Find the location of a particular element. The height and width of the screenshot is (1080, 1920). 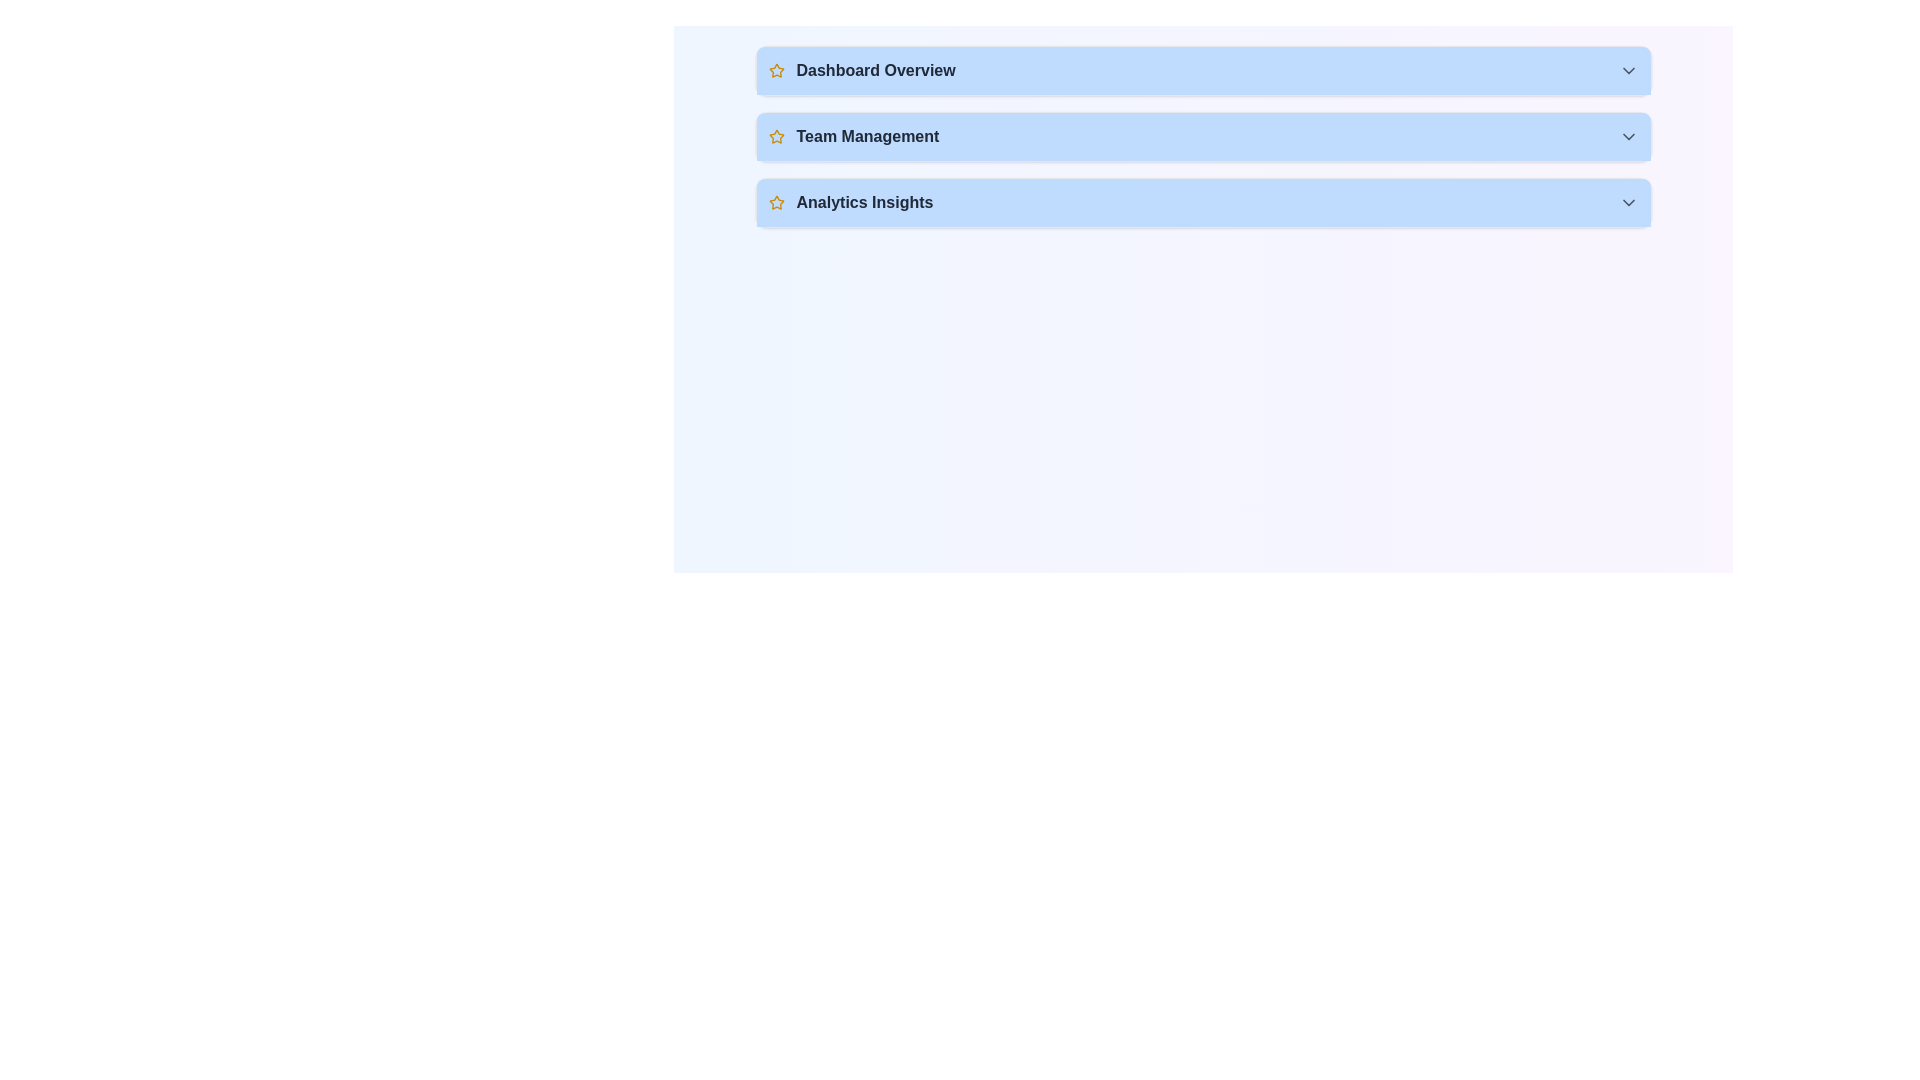

the 'Analytics Insights' tab using keyboard navigation is located at coordinates (1202, 203).